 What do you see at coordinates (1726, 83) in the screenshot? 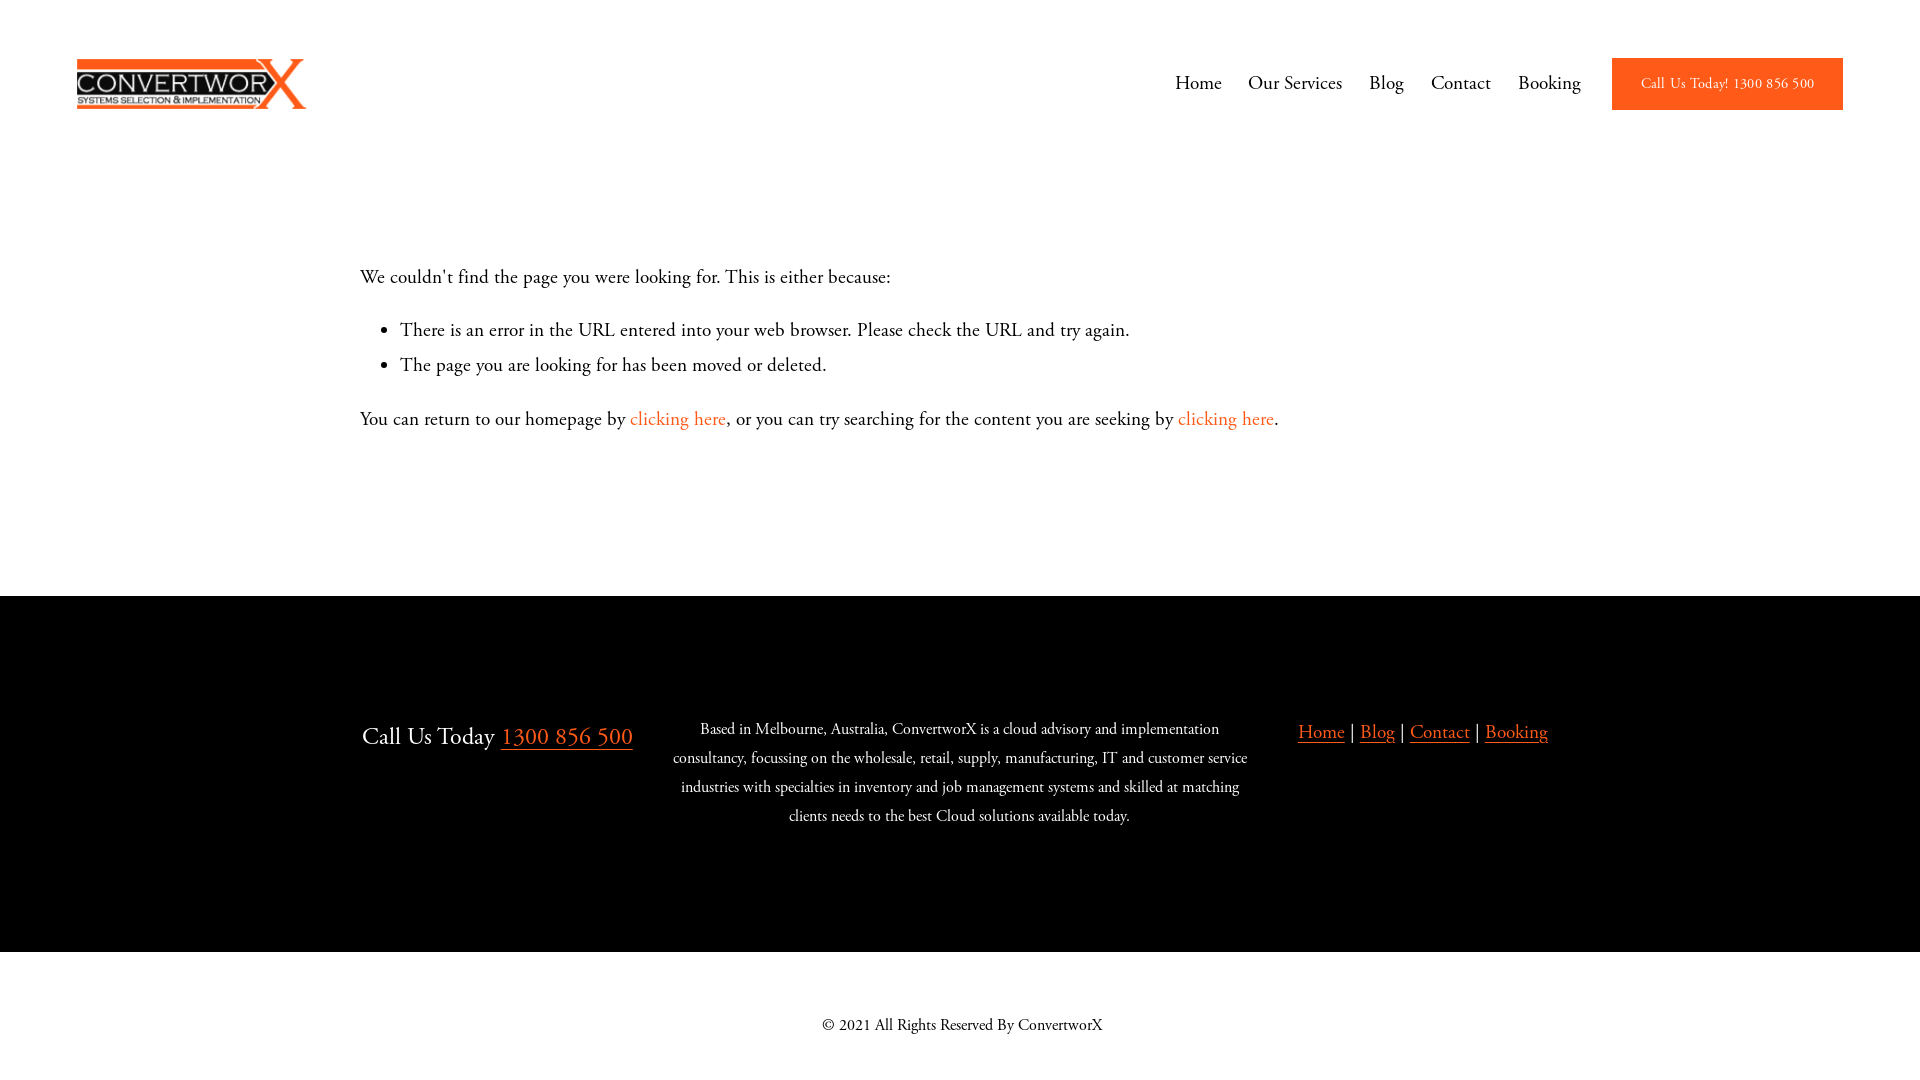
I see `'Call Us Today! 1300 856 500'` at bounding box center [1726, 83].